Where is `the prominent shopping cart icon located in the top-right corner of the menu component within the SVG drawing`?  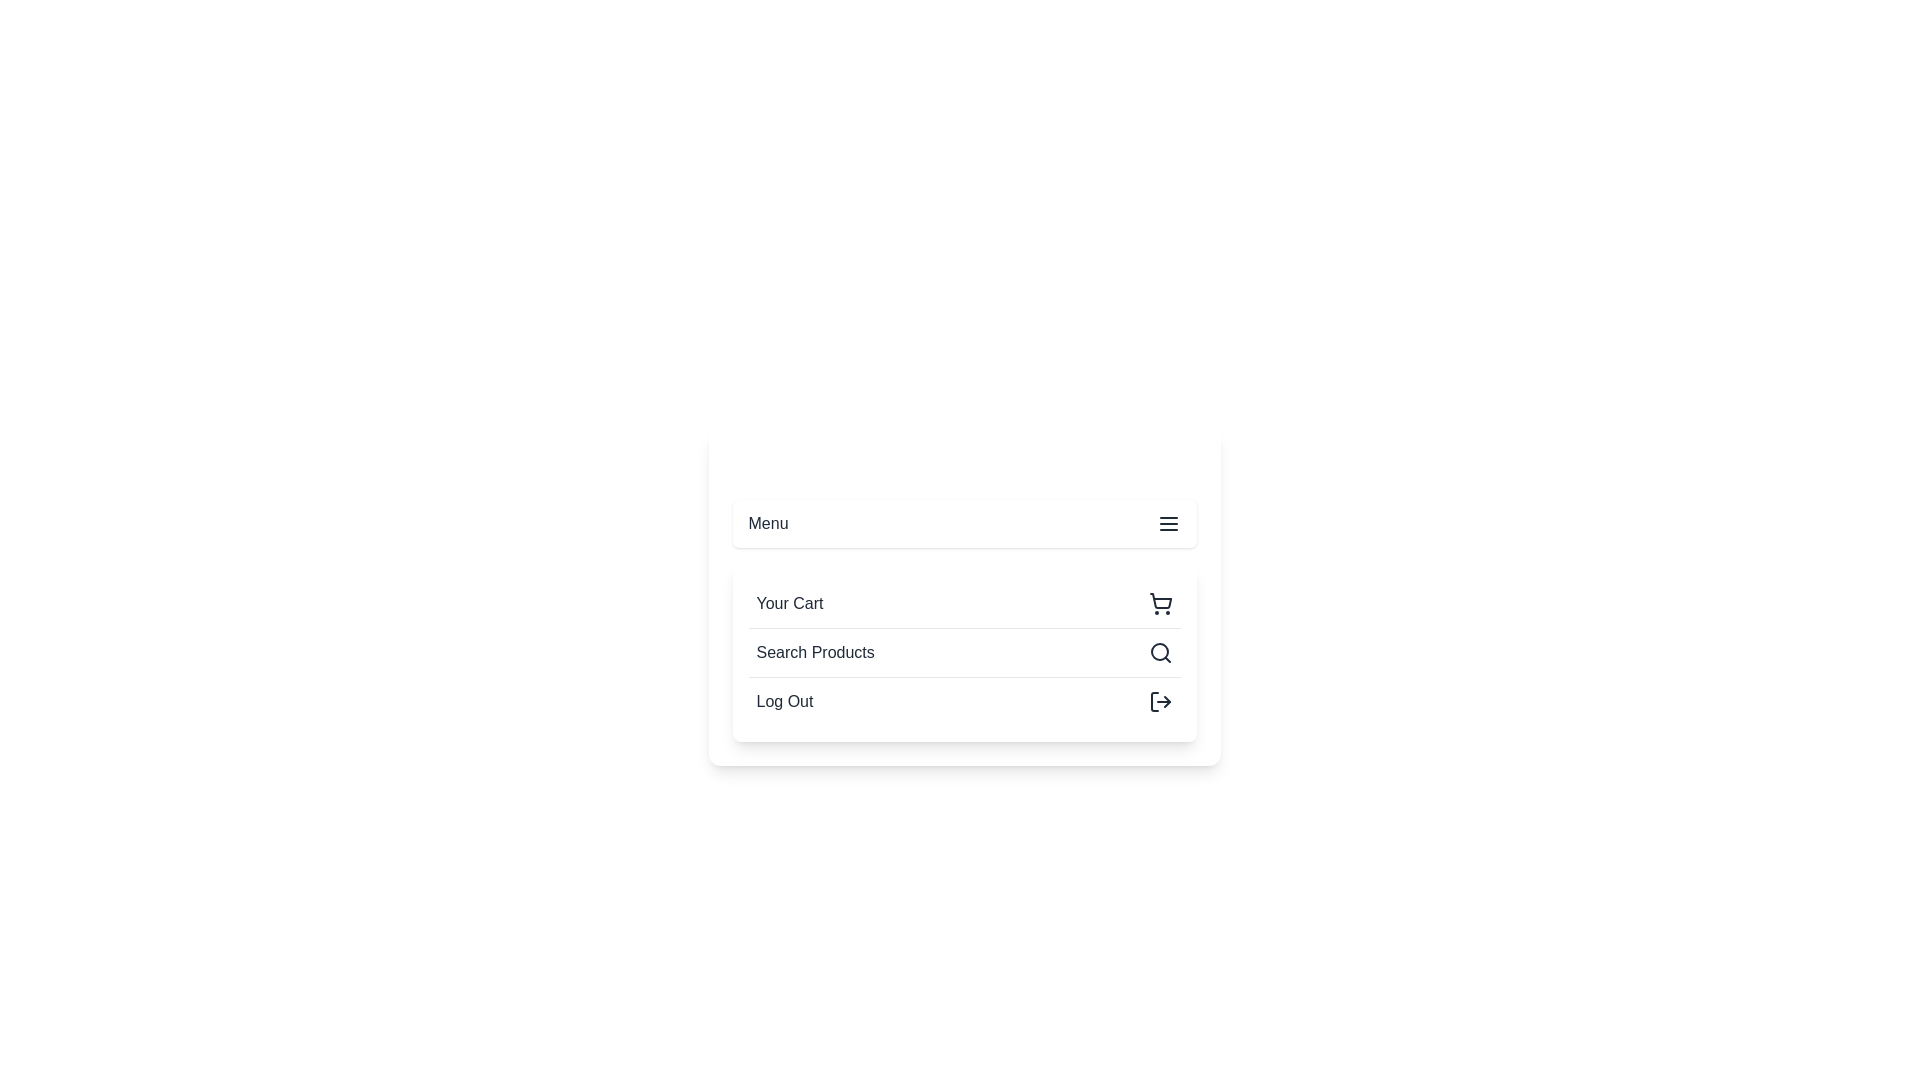 the prominent shopping cart icon located in the top-right corner of the menu component within the SVG drawing is located at coordinates (1160, 600).